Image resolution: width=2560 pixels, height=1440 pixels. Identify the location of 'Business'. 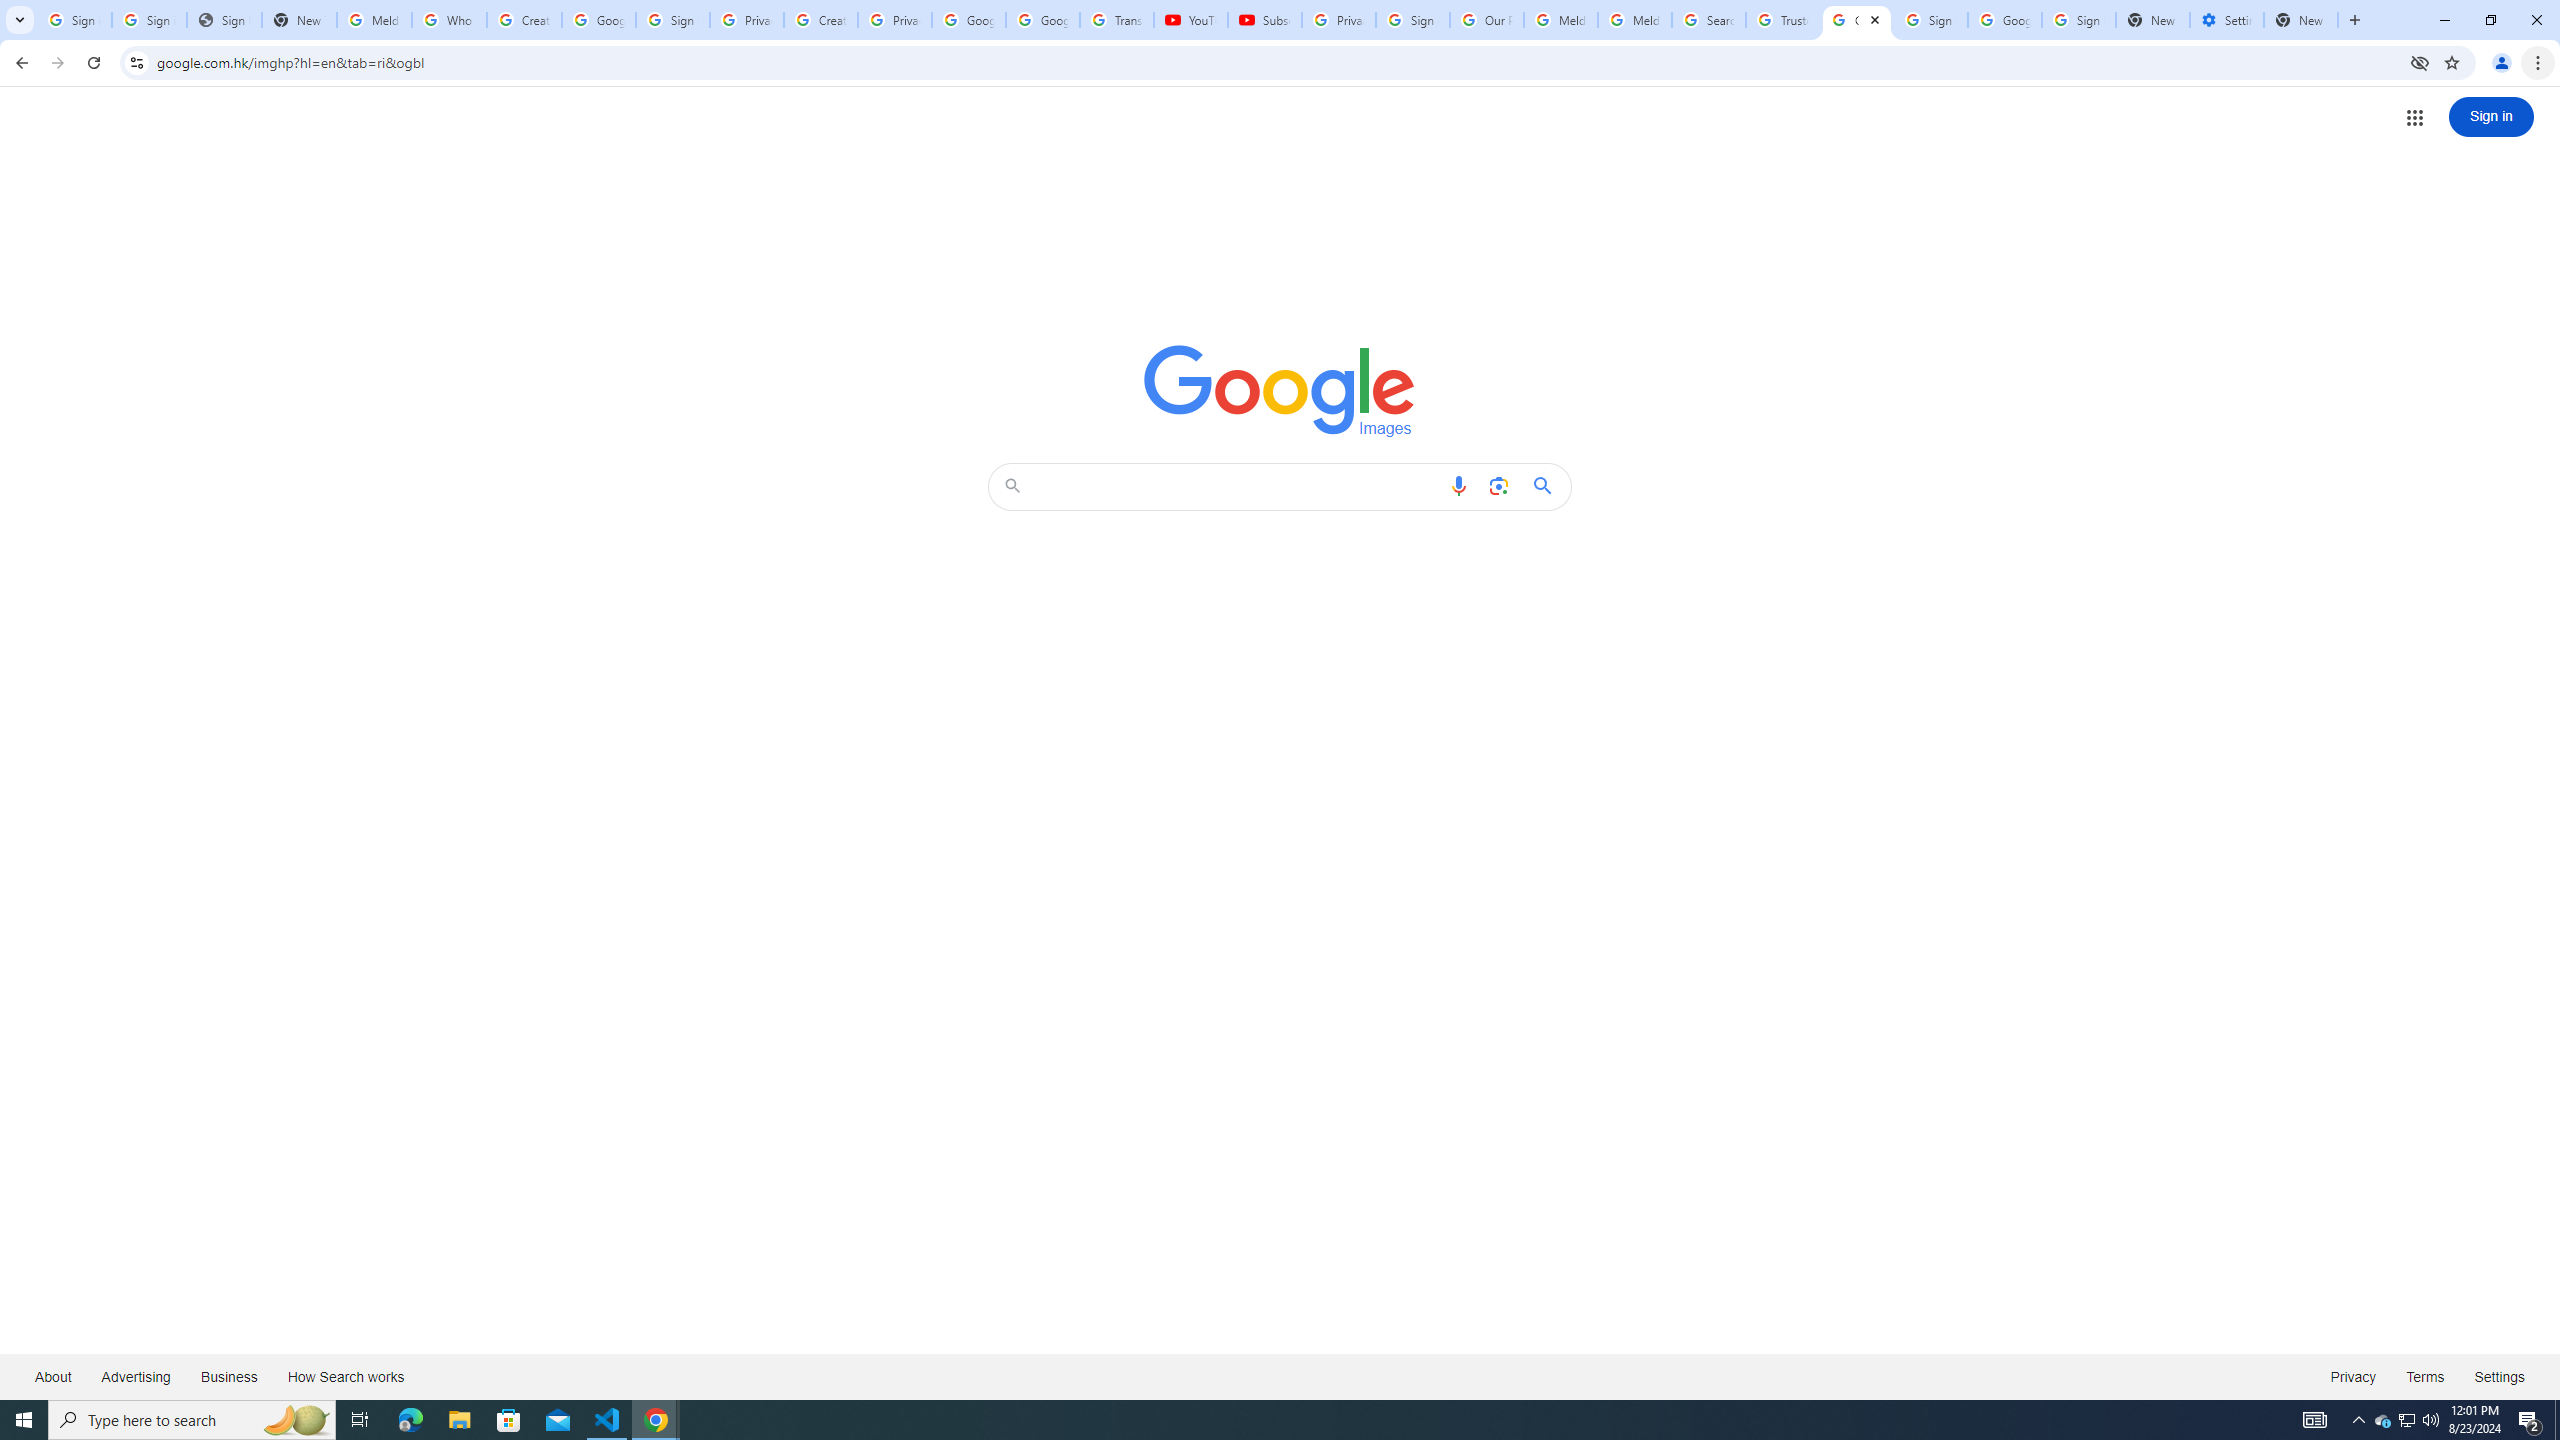
(228, 1375).